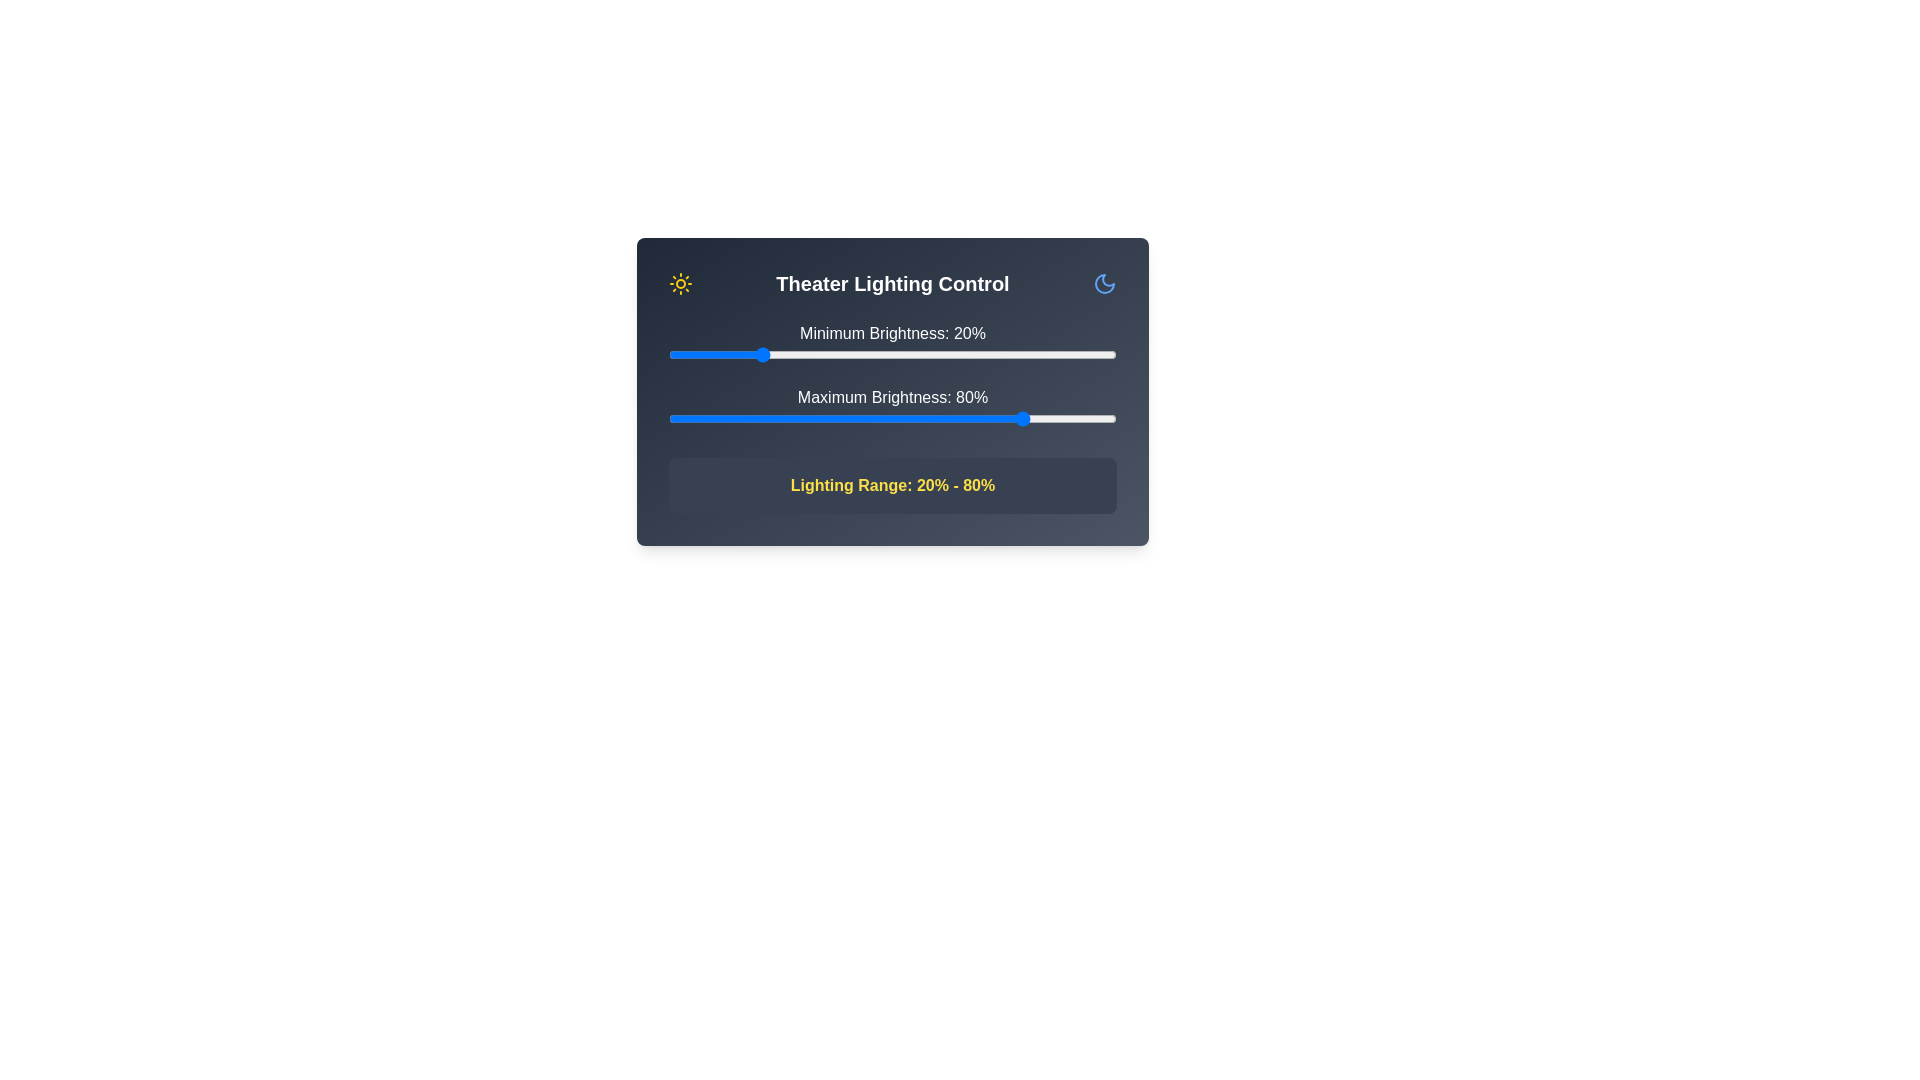  I want to click on the minimum brightness to 6% by interacting with the slider, so click(695, 353).